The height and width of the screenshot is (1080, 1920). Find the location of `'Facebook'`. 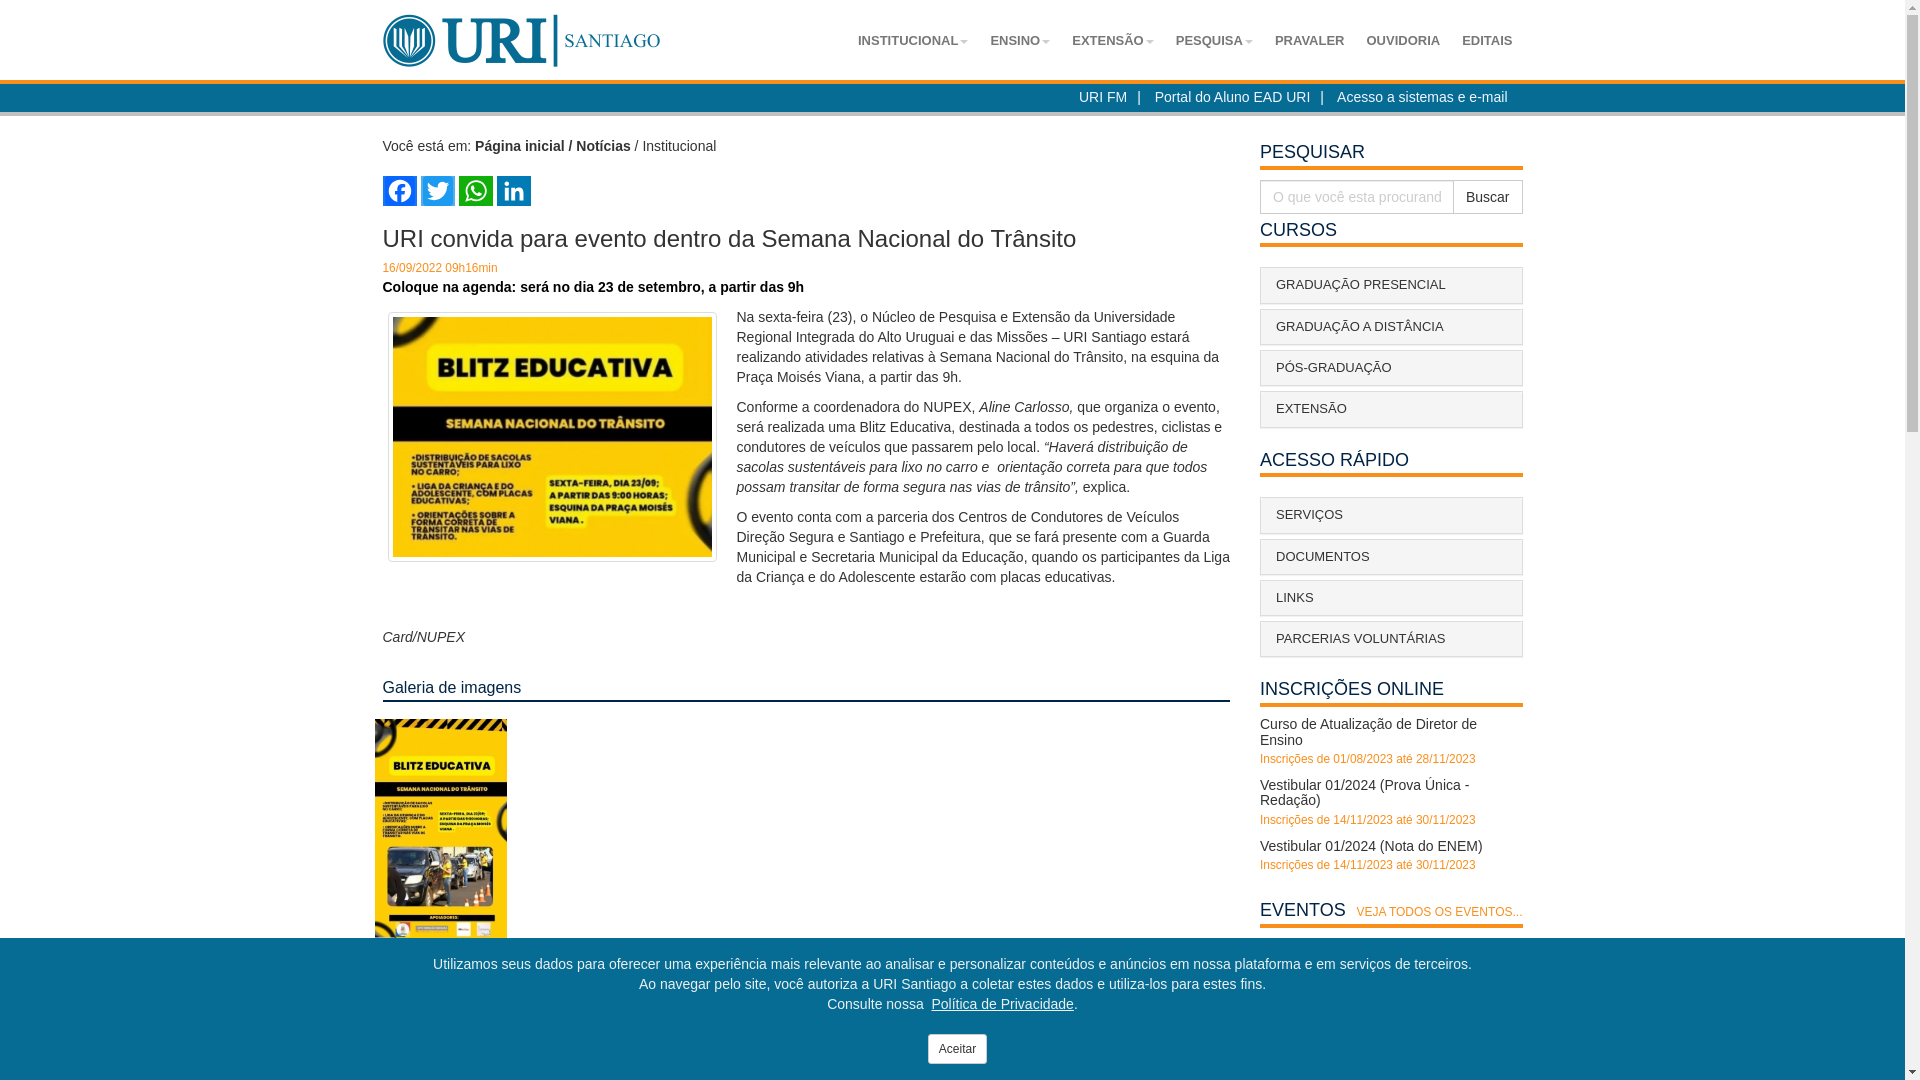

'Facebook' is located at coordinates (398, 191).